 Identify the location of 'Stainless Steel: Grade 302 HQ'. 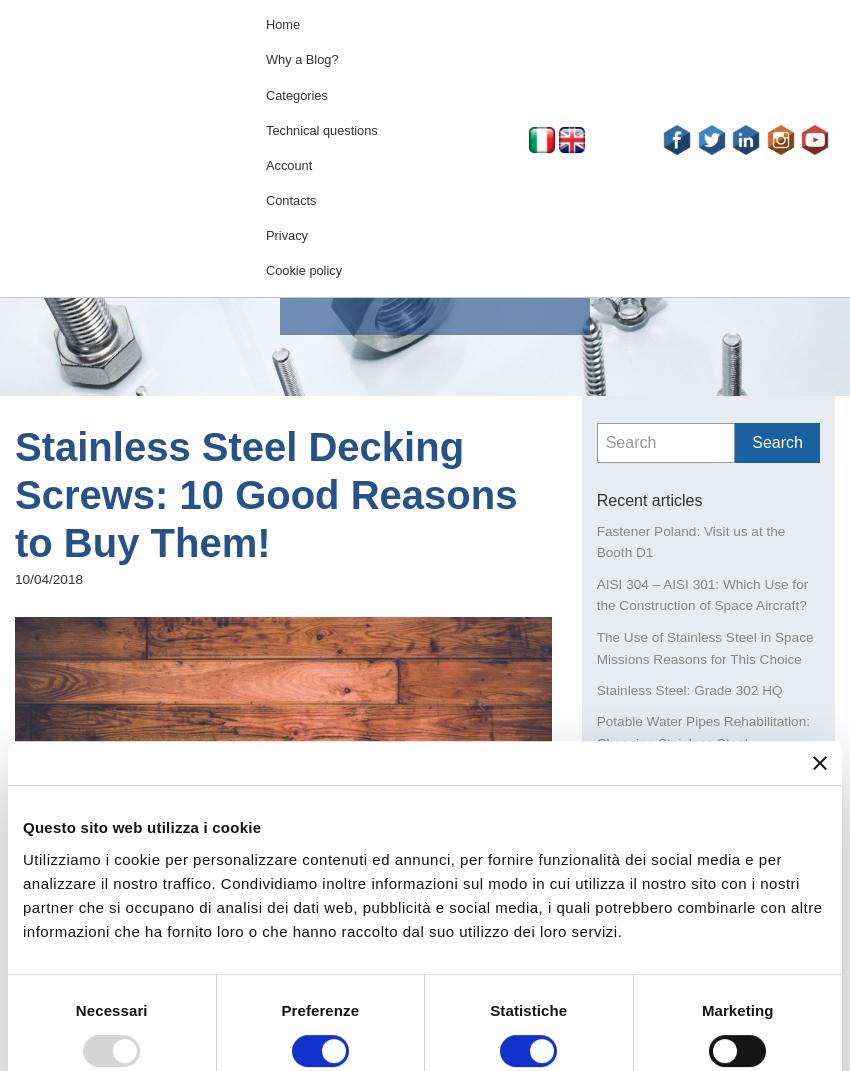
(688, 688).